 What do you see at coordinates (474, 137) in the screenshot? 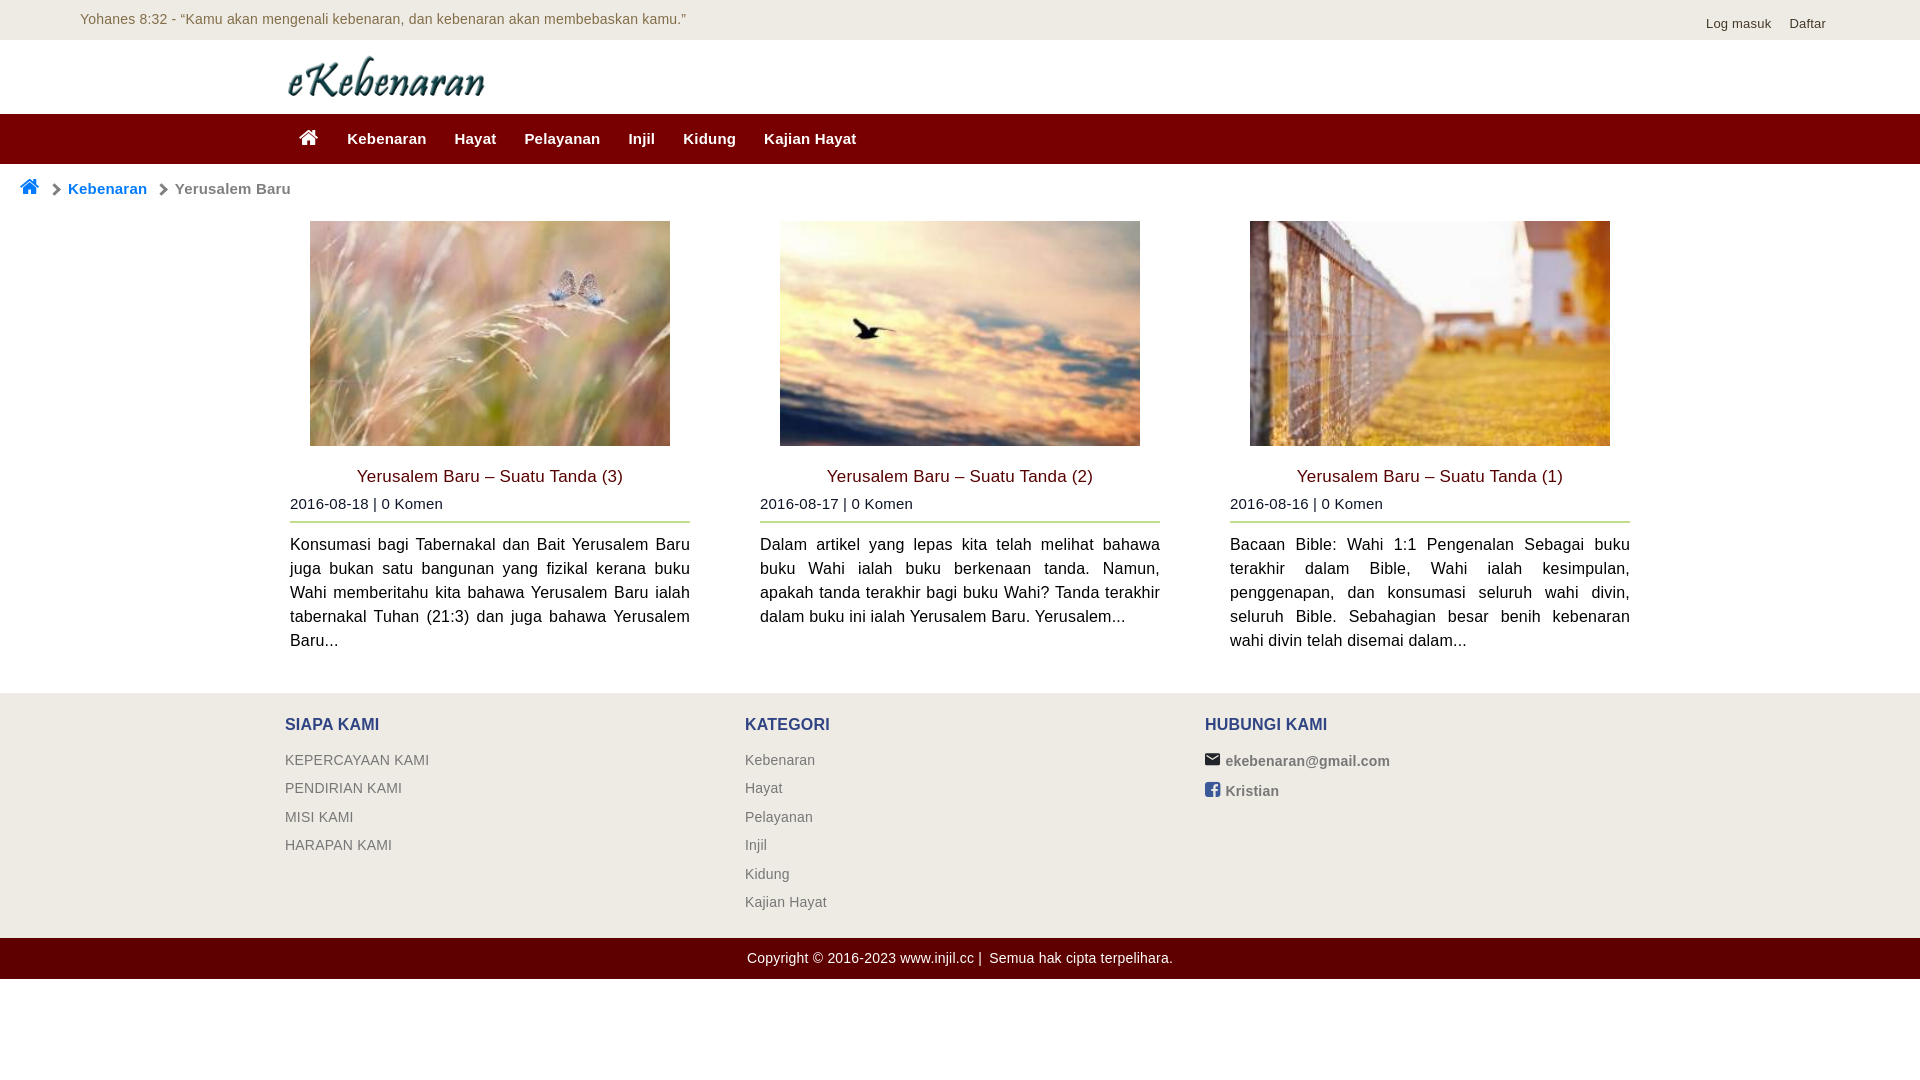
I see `'Hayat'` at bounding box center [474, 137].